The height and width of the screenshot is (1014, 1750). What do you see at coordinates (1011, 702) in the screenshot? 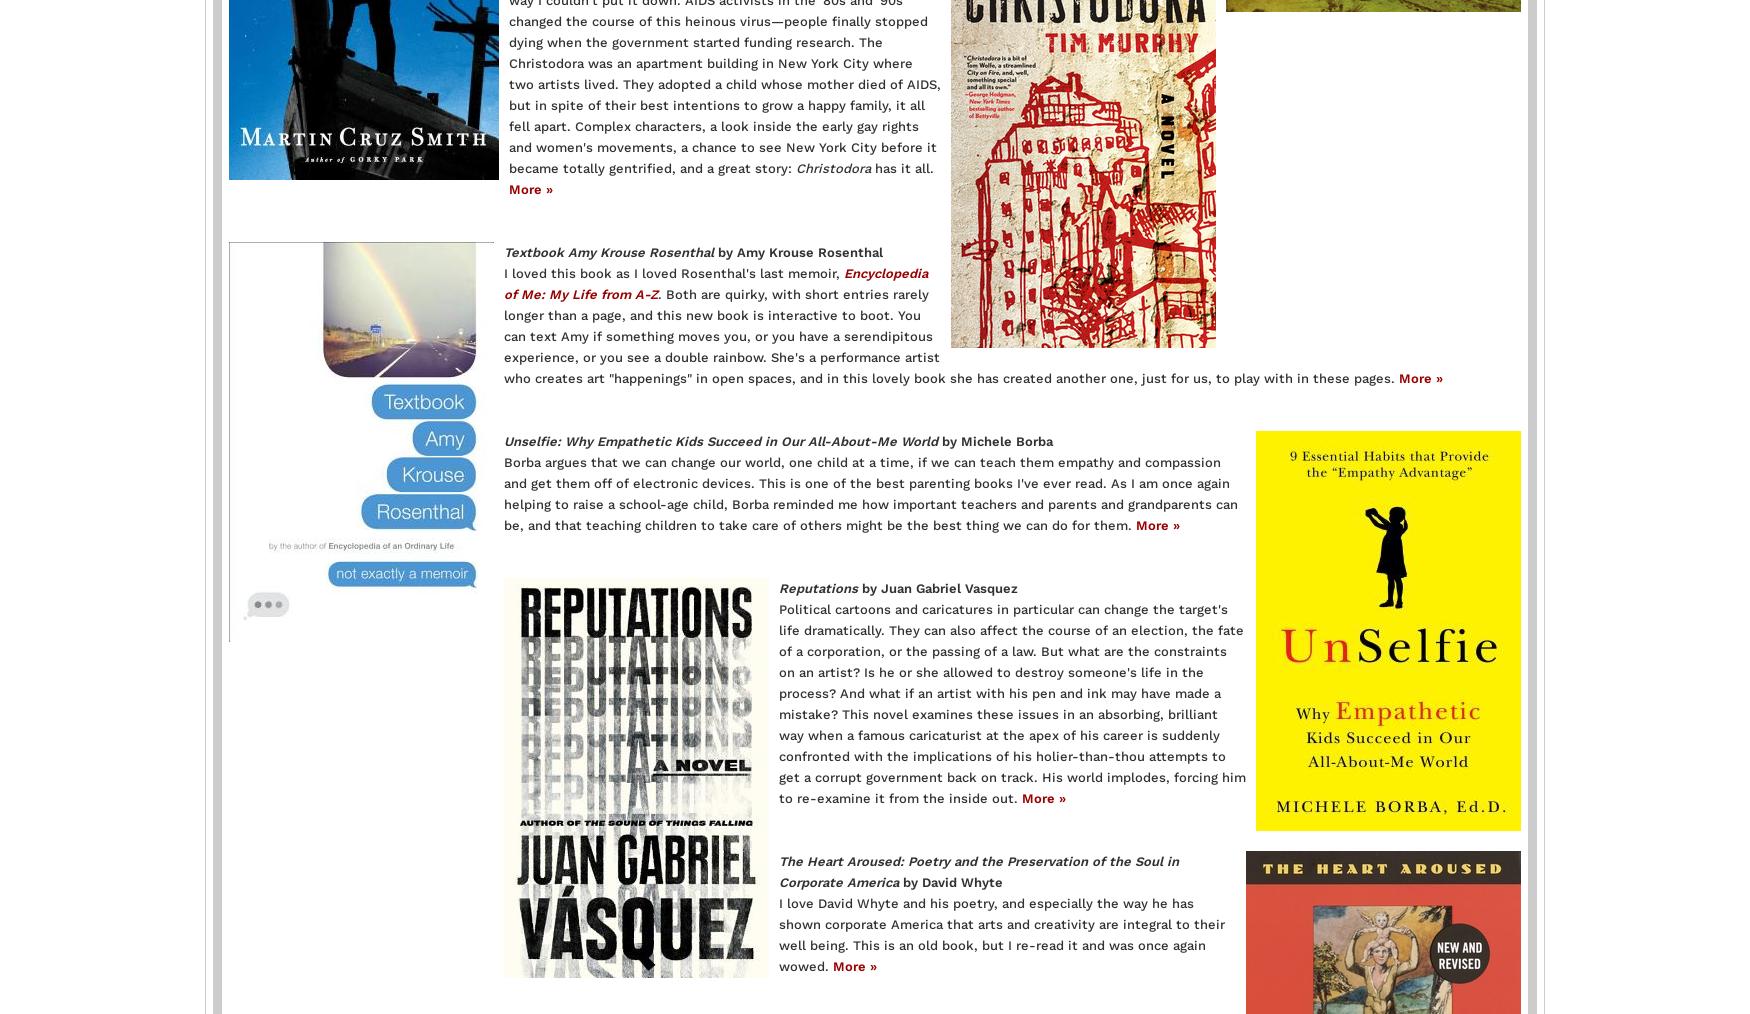
I see `'Political cartoons and caricatures in particular can change the target's life dramatically. They can also affect the course of an election, the fate of a corporation, or the passing of a law. But what are the constraints on an artist? Is he or she allowed to destroy someone's life in the process? And what if an artist with his pen and ink may have made a mistake? This novel examines these issues in an absorbing, brilliant way when a famous caricaturist at the apex of his career is suddenly confronted with the implications of his holier-than-thou attempts to get a corrupt government back on track. His world implodes, forcing him to re-examine it from the inside out.'` at bounding box center [1011, 702].